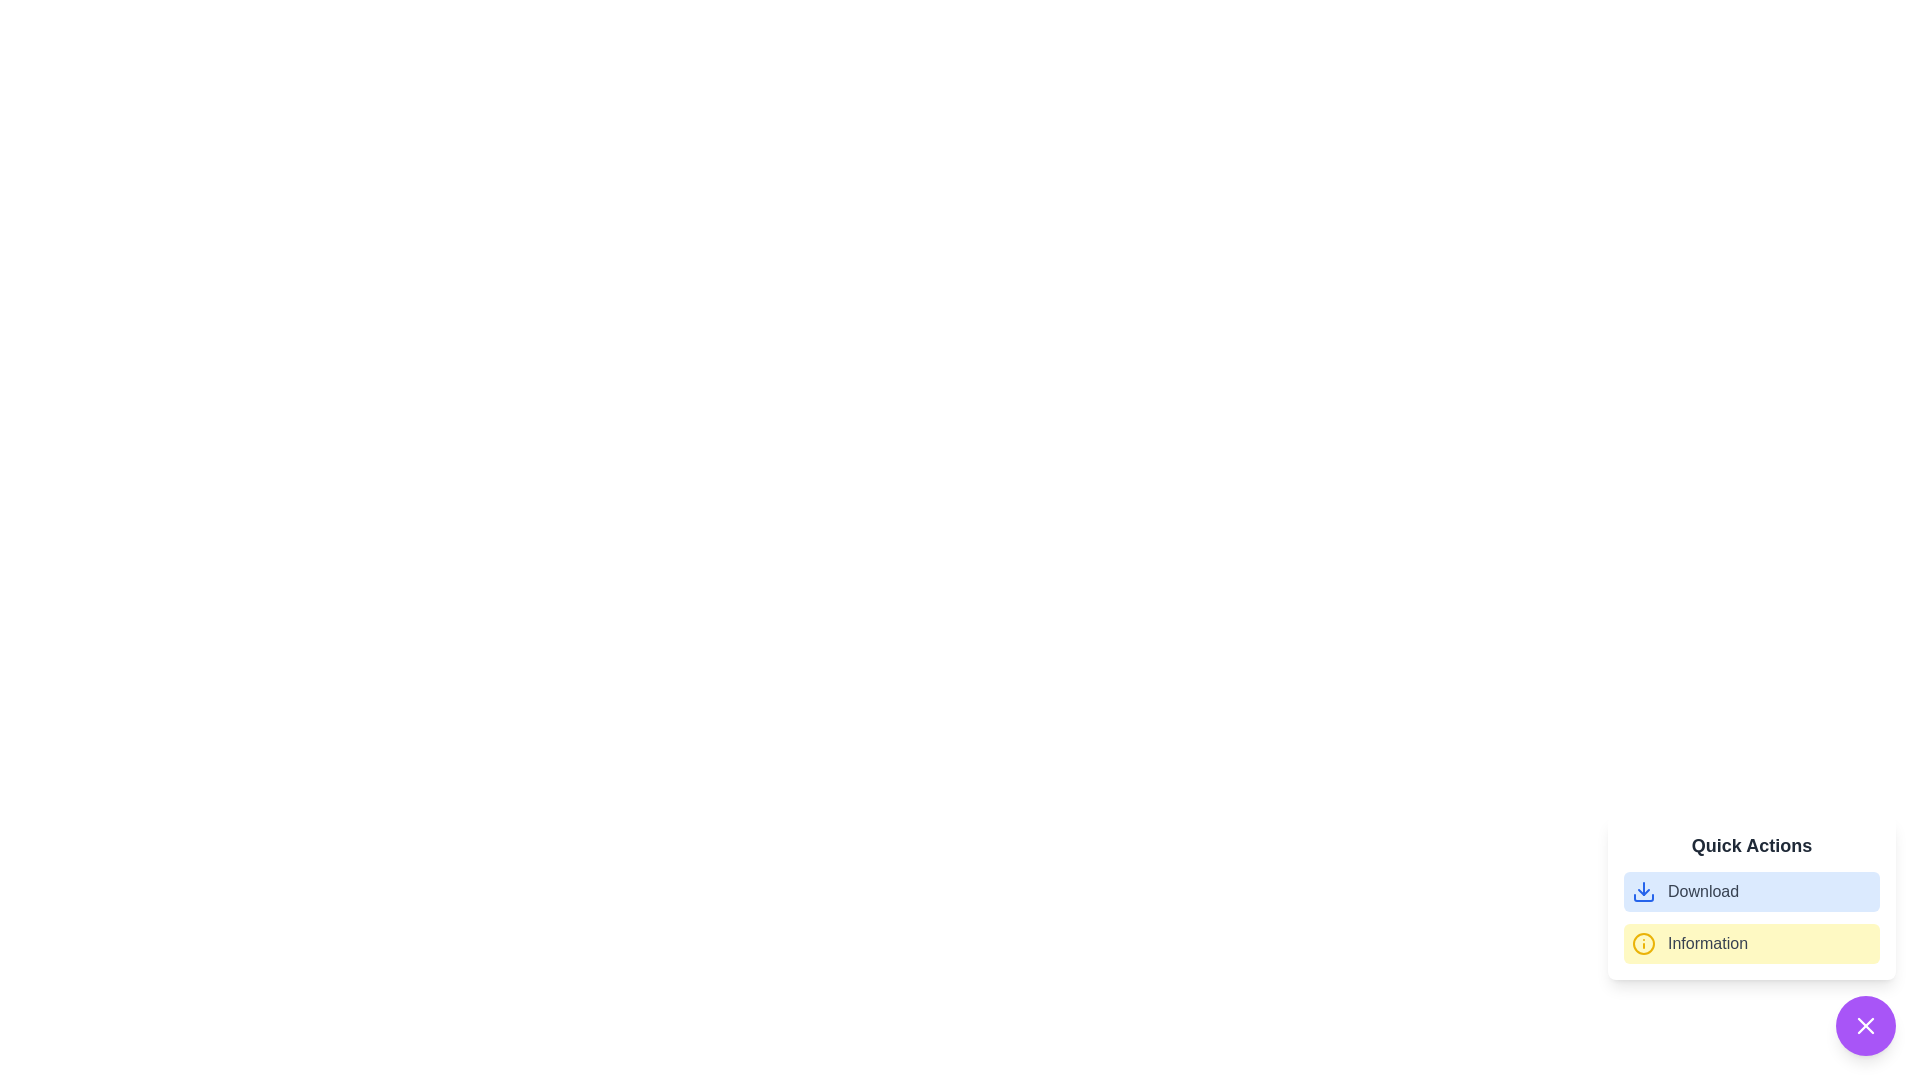  What do you see at coordinates (1751, 890) in the screenshot?
I see `the light blue rounded button labeled 'Download'` at bounding box center [1751, 890].